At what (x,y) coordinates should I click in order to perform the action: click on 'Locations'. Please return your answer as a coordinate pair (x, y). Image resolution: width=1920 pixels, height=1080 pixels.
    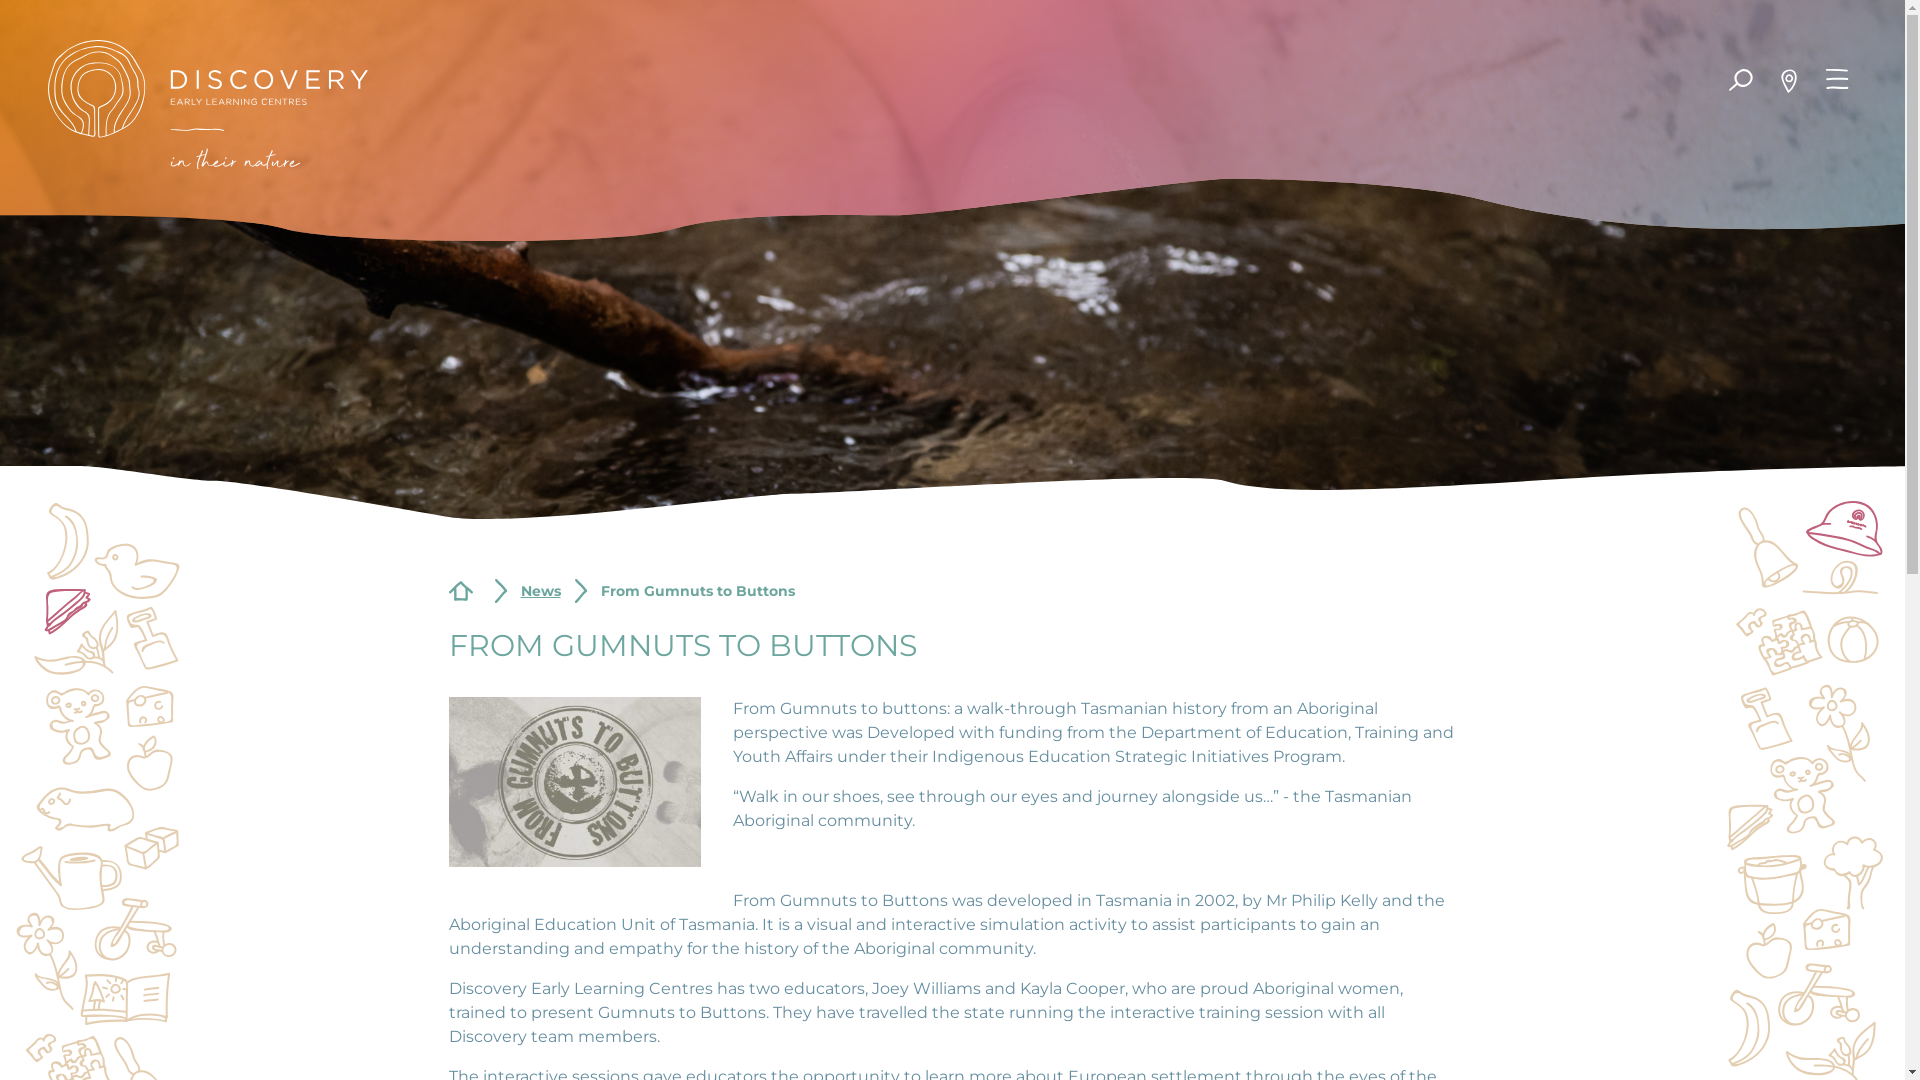
    Looking at the image, I should click on (1789, 80).